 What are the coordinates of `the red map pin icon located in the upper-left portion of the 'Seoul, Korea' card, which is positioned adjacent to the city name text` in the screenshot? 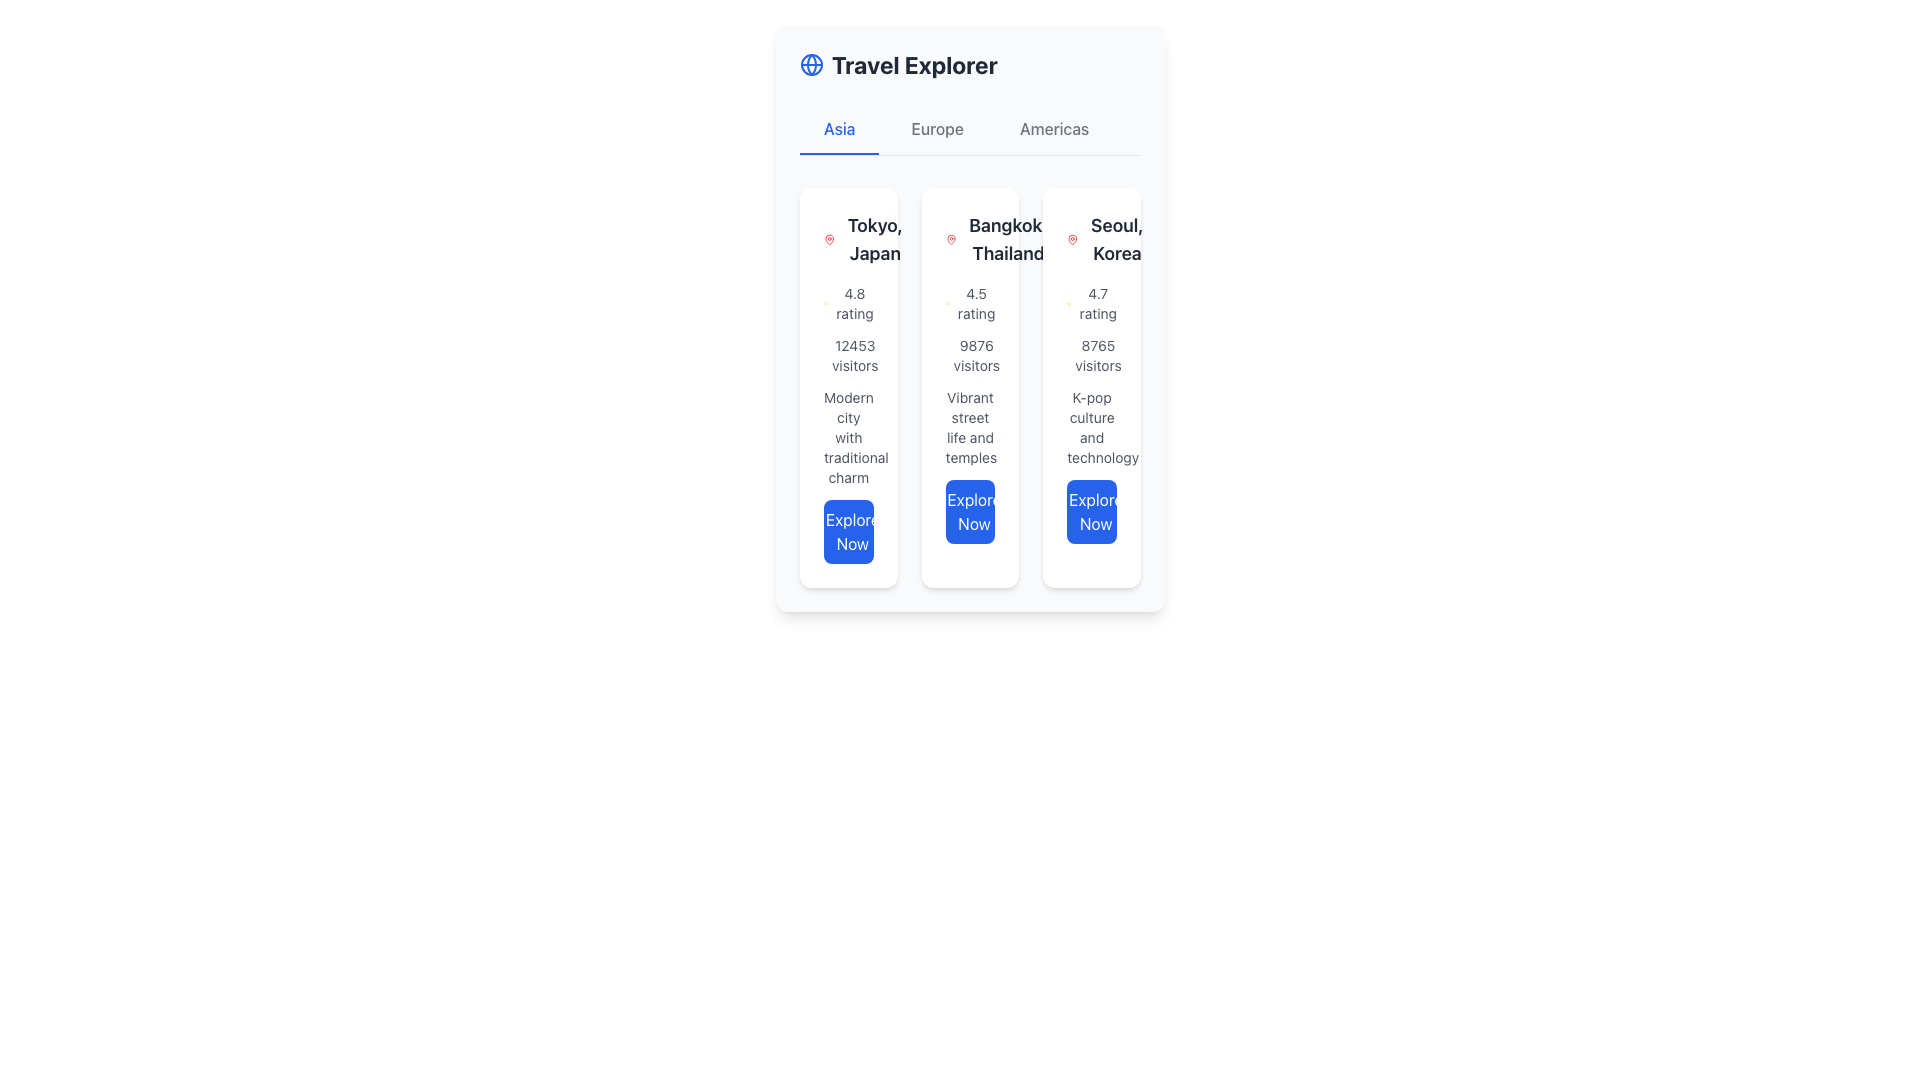 It's located at (1072, 238).